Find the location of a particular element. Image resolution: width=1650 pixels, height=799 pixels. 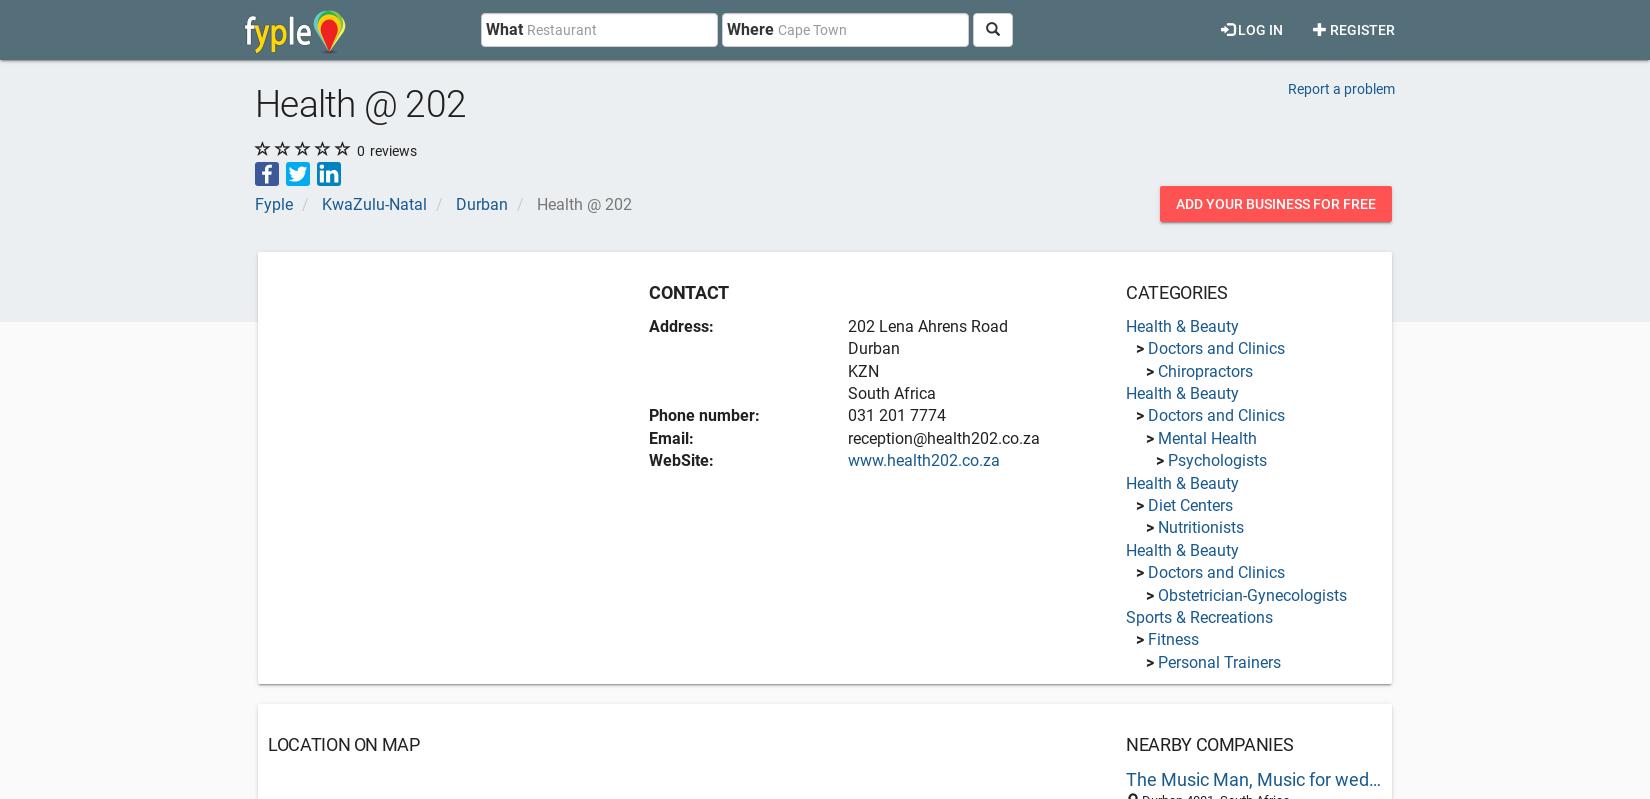

'Nutritionists' is located at coordinates (1200, 526).